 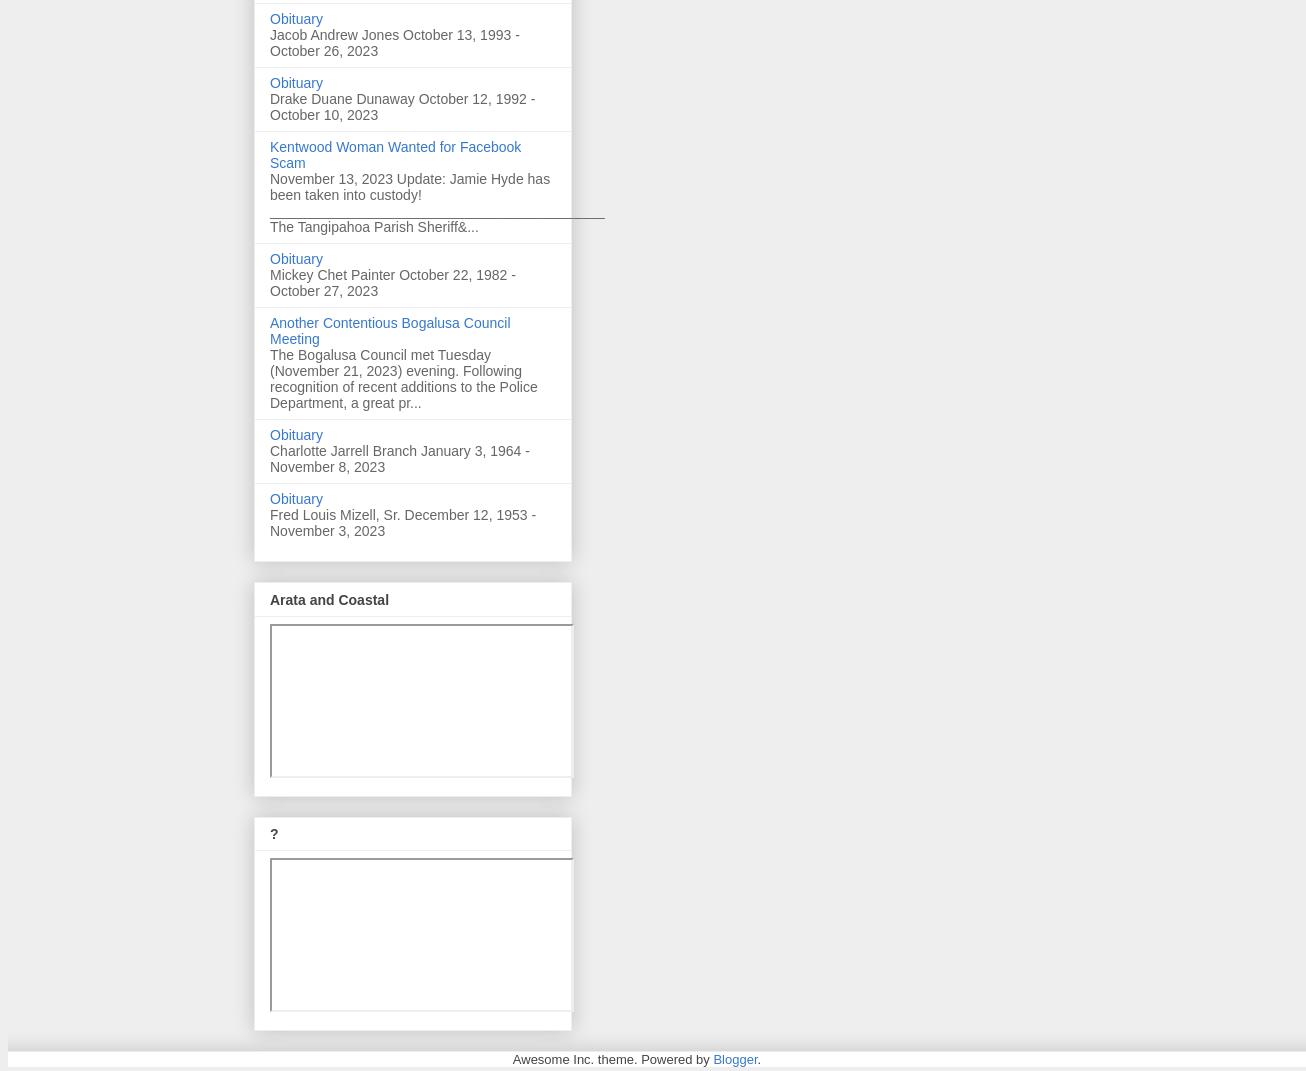 What do you see at coordinates (269, 599) in the screenshot?
I see `'Arata and Coastal'` at bounding box center [269, 599].